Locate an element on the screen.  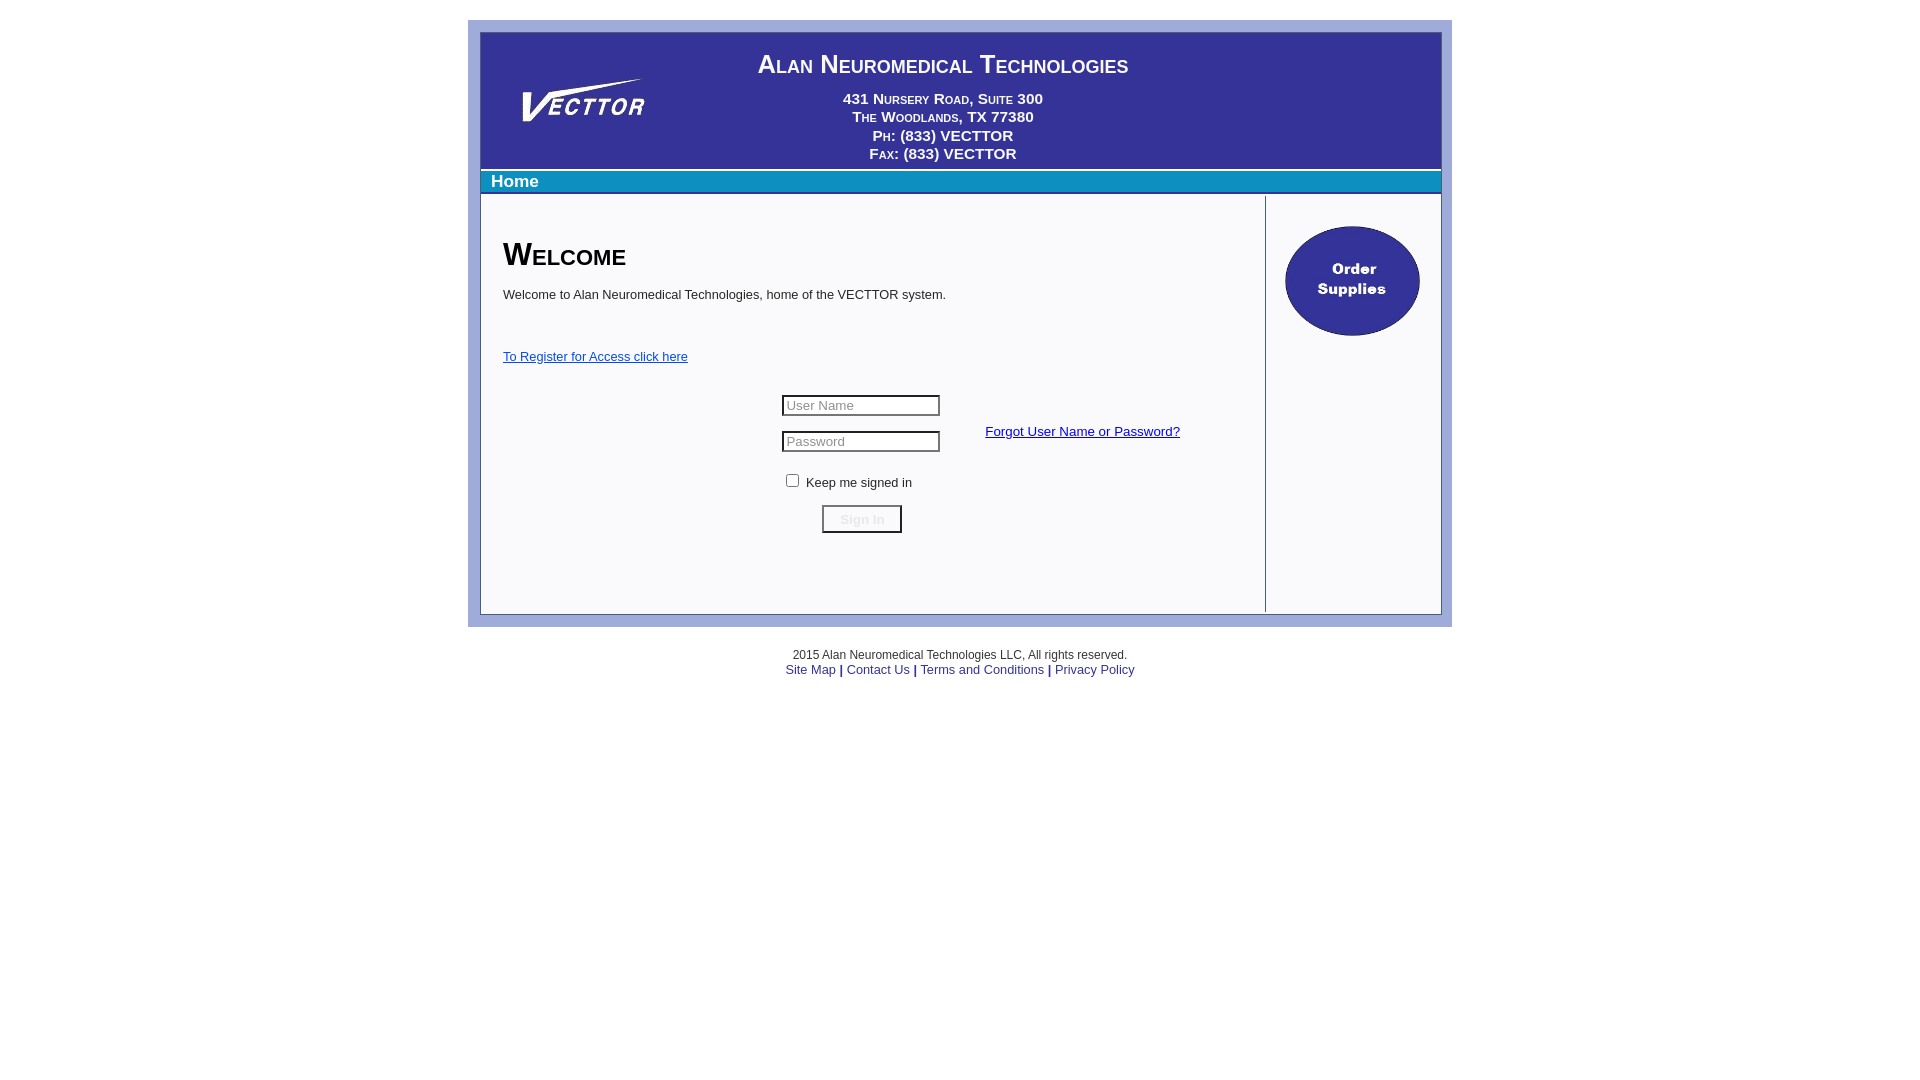
'Privacy Policy' is located at coordinates (1093, 669).